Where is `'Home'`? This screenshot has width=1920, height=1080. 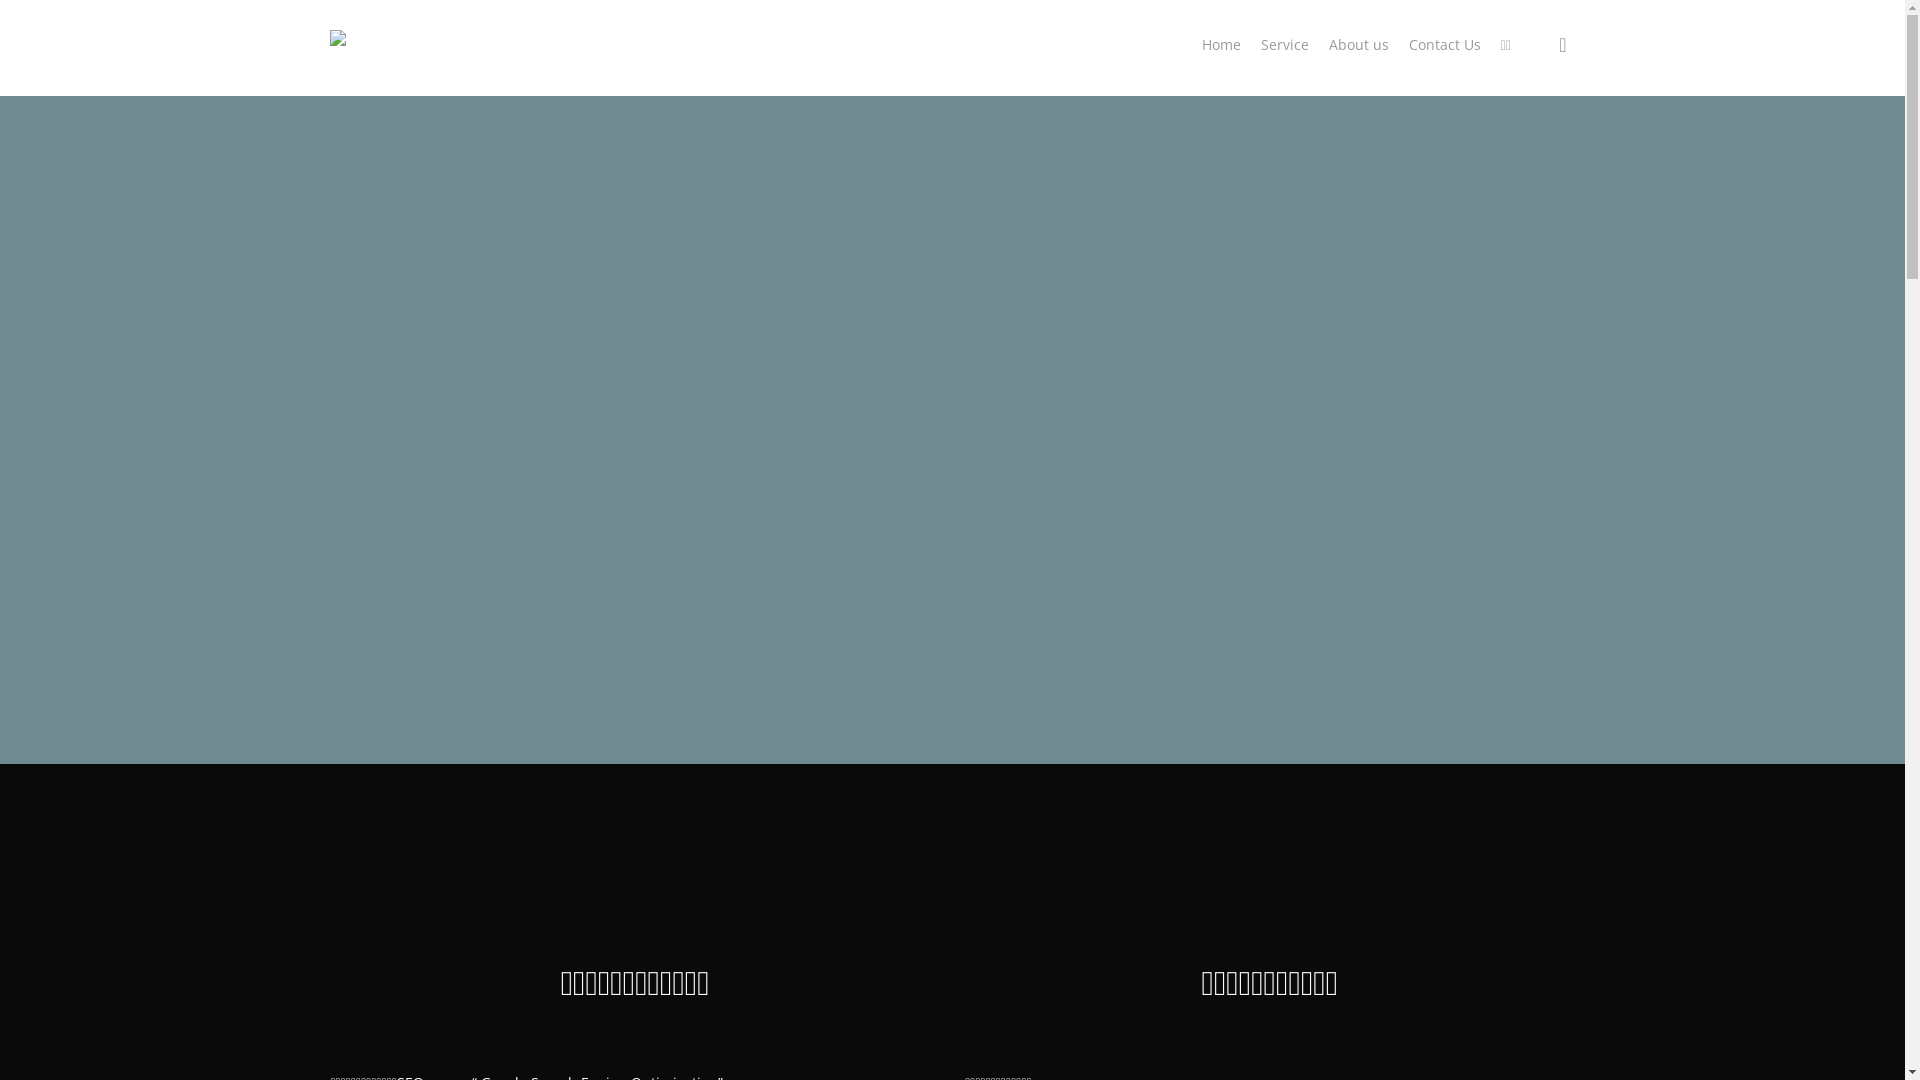
'Home' is located at coordinates (349, 61).